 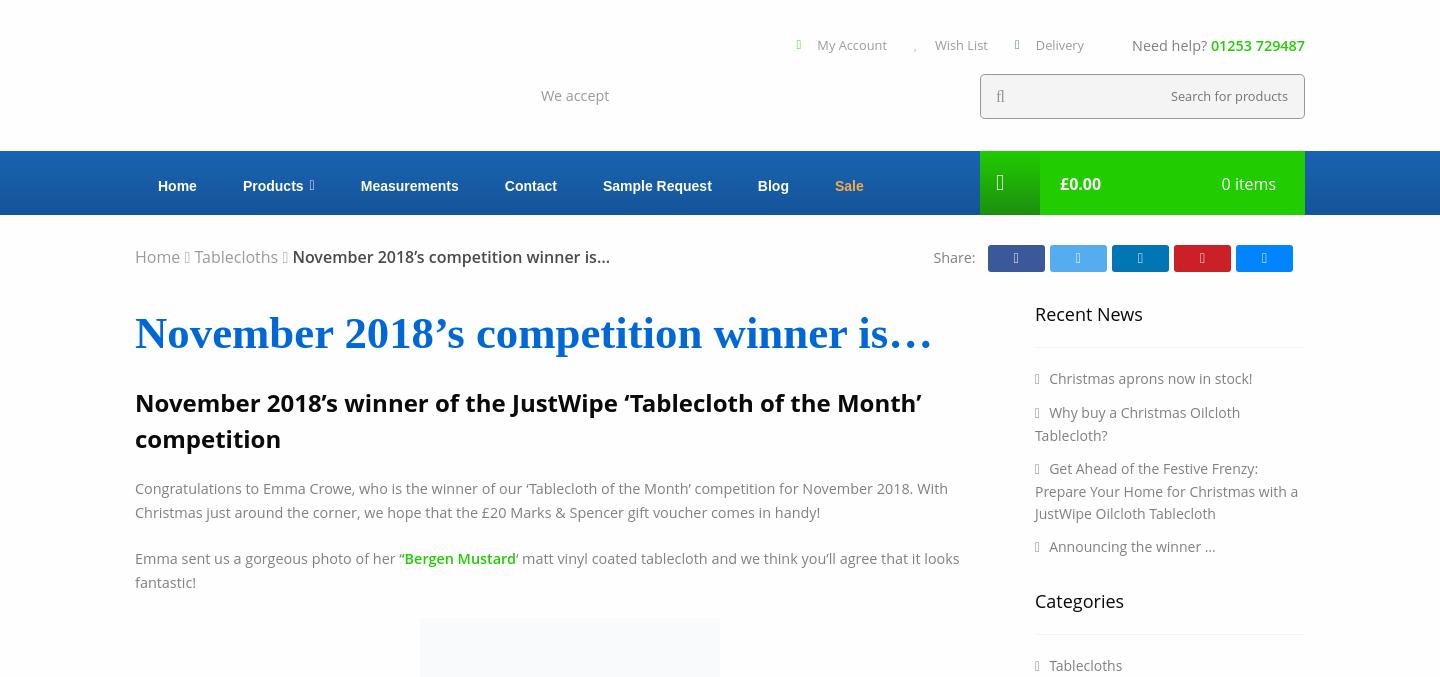 I want to click on 'We accept', so click(x=574, y=94).